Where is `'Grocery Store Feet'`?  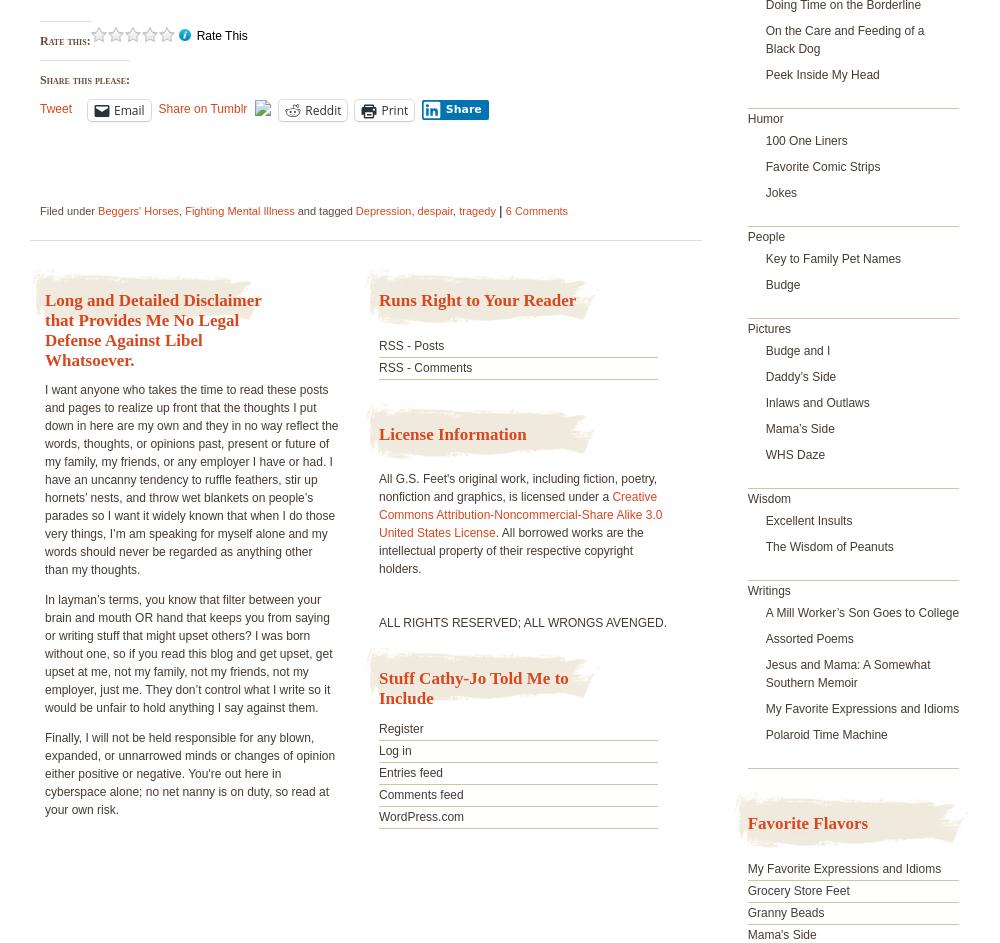 'Grocery Store Feet' is located at coordinates (798, 891).